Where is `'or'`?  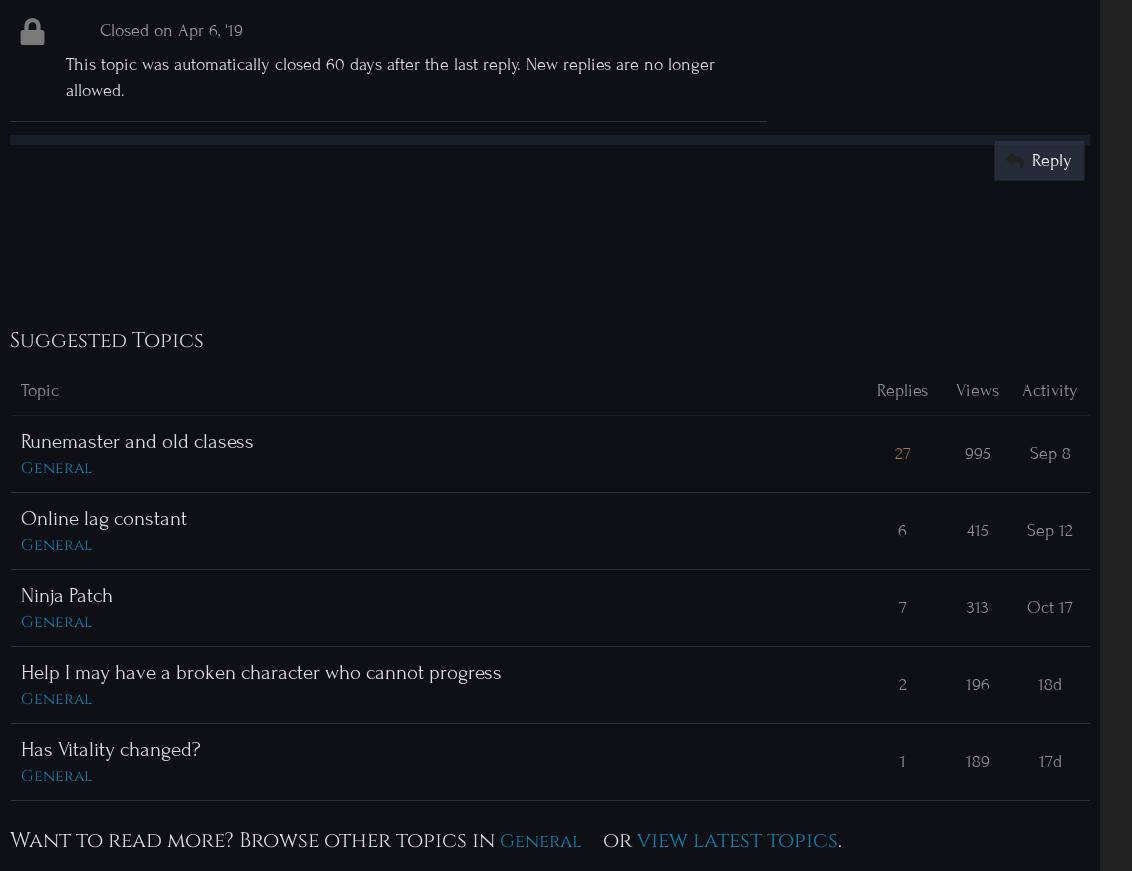
'or' is located at coordinates (617, 839).